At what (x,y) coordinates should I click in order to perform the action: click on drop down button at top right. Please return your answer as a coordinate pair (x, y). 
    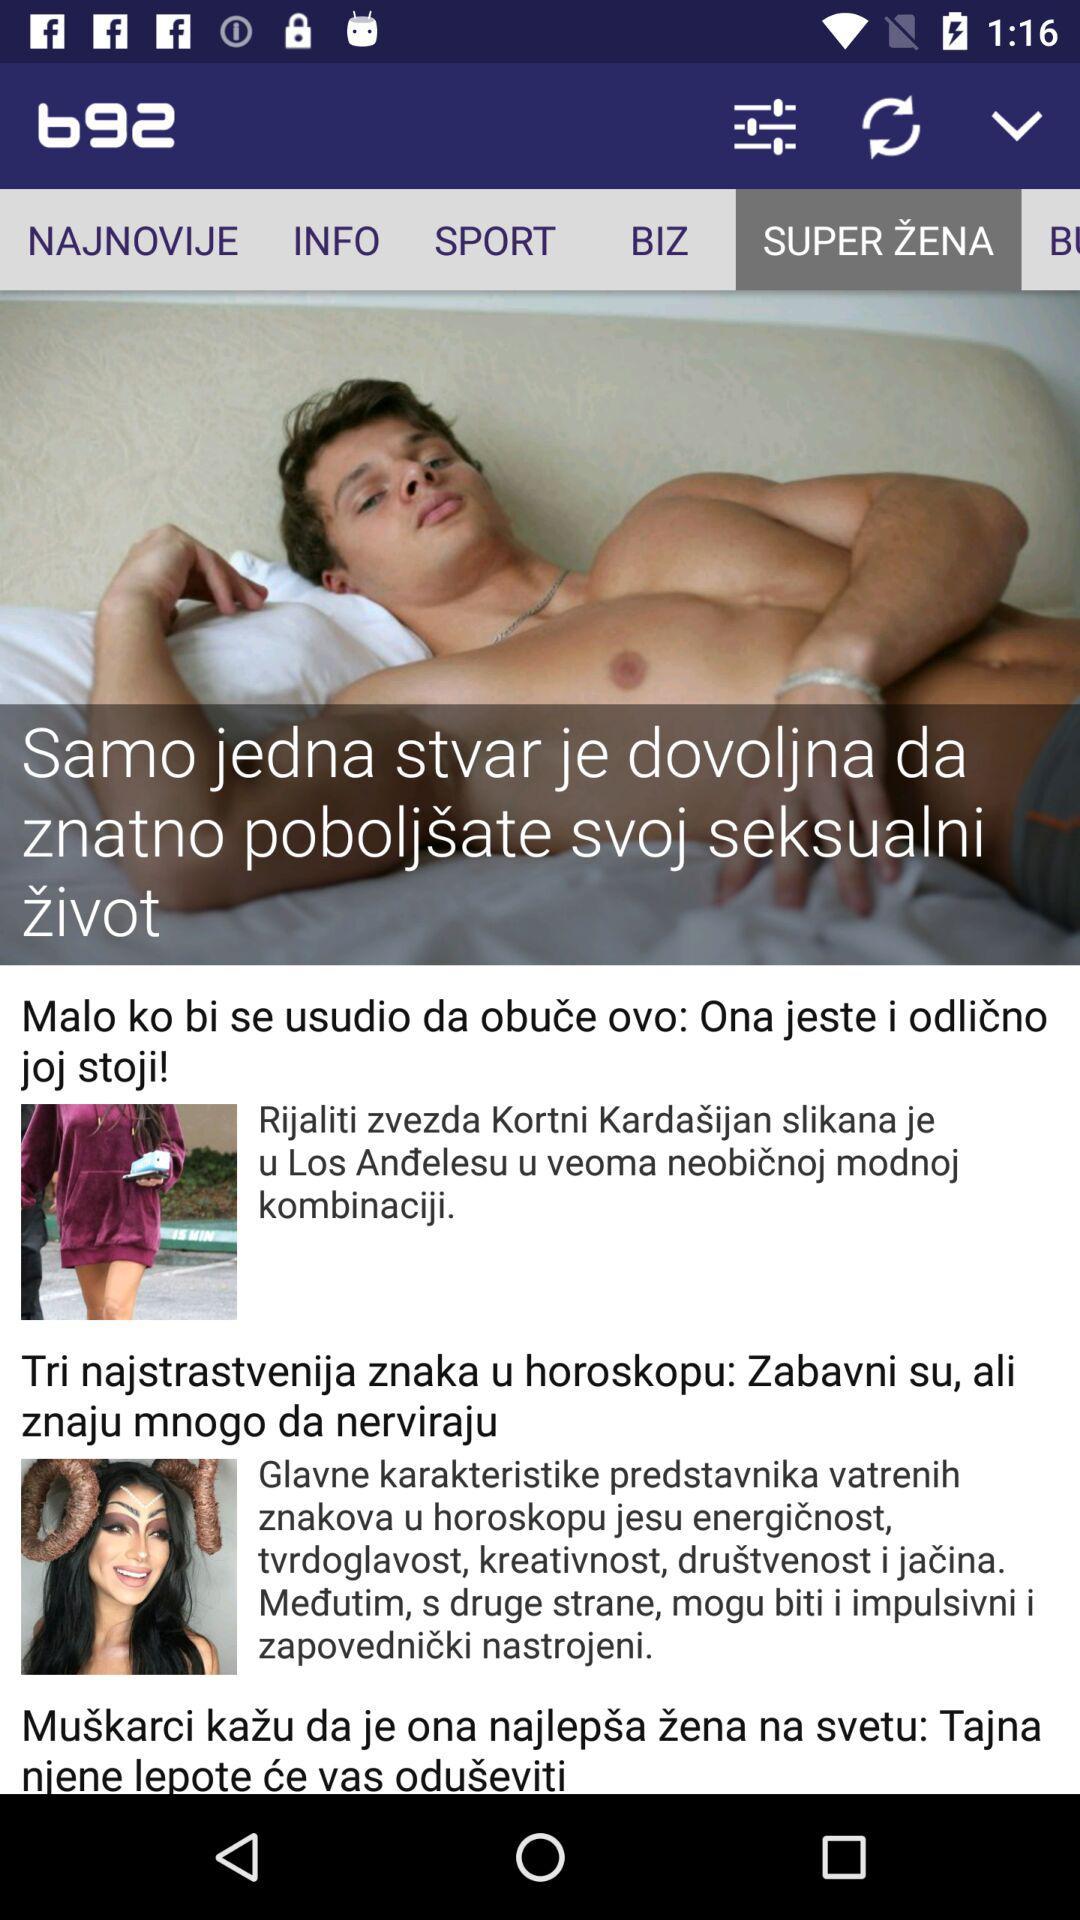
    Looking at the image, I should click on (1017, 124).